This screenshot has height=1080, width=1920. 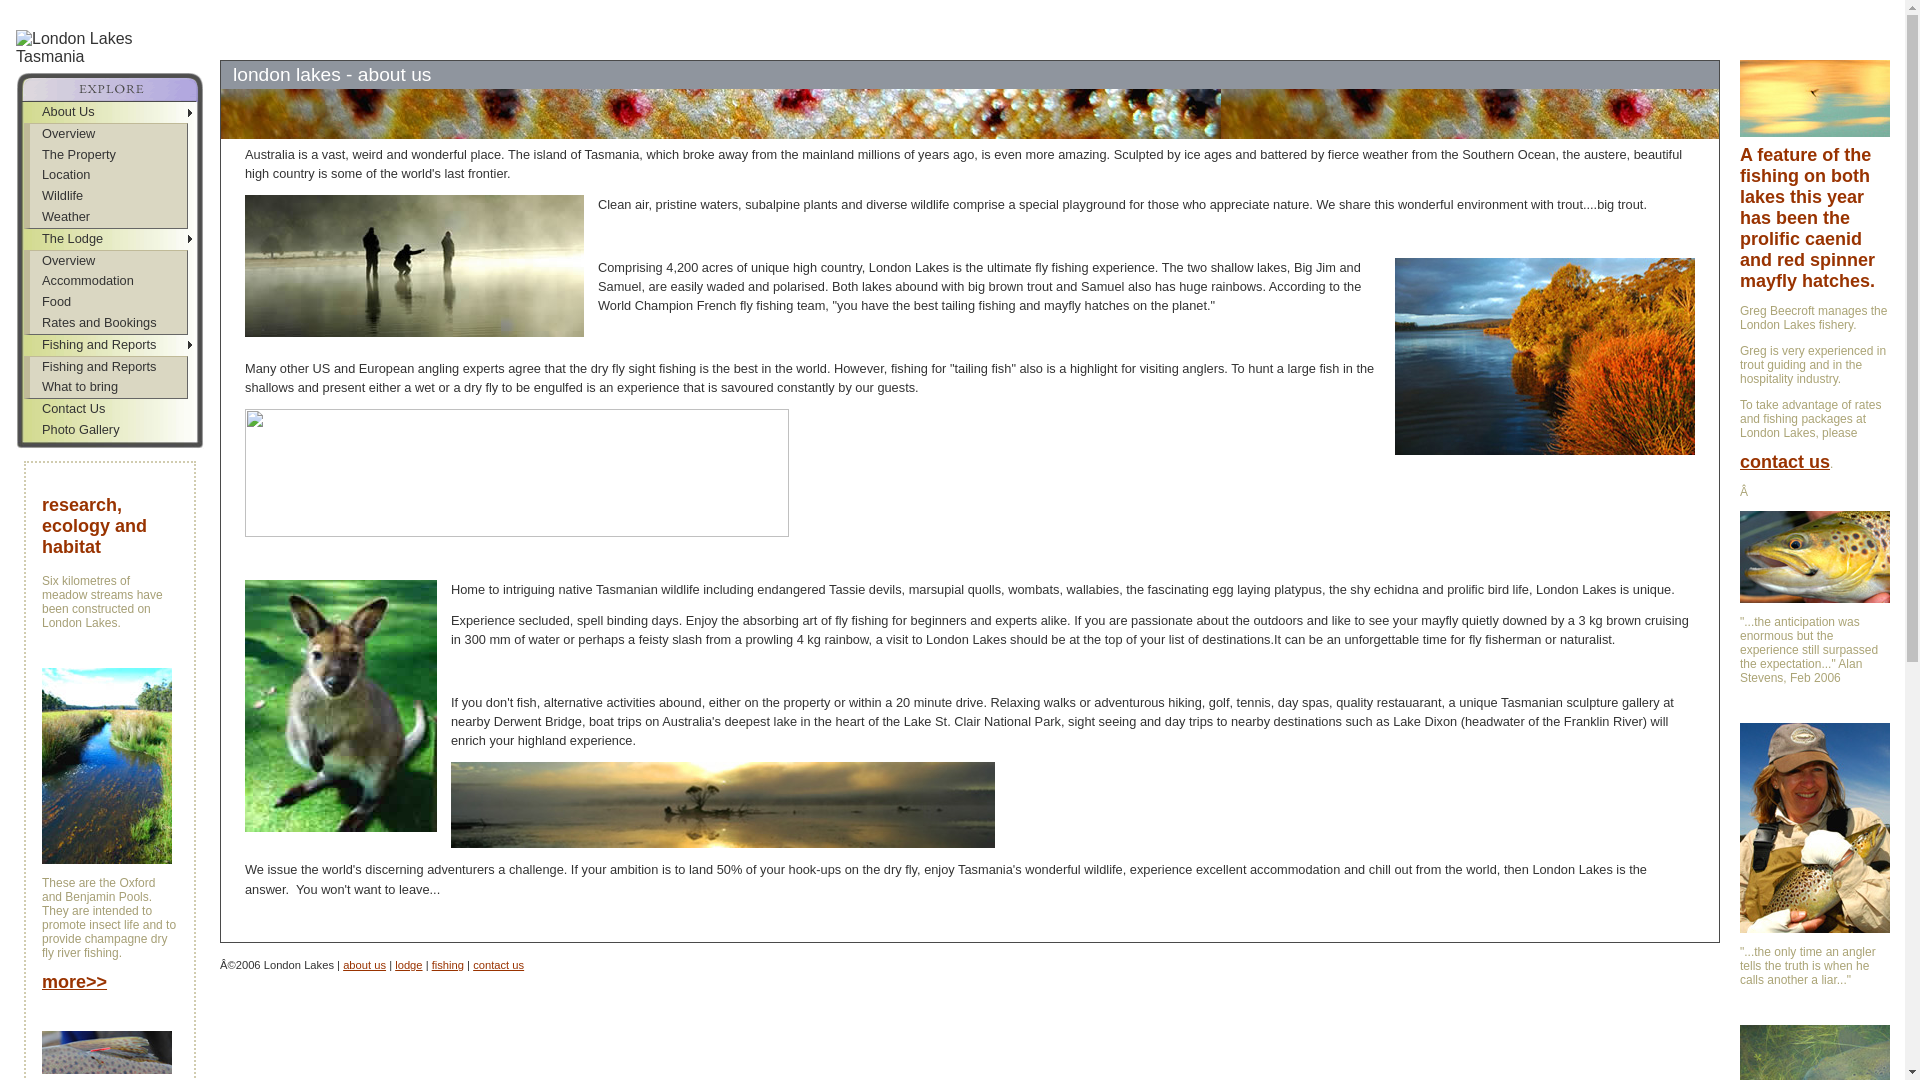 I want to click on 'Rates and Bookings', so click(x=107, y=322).